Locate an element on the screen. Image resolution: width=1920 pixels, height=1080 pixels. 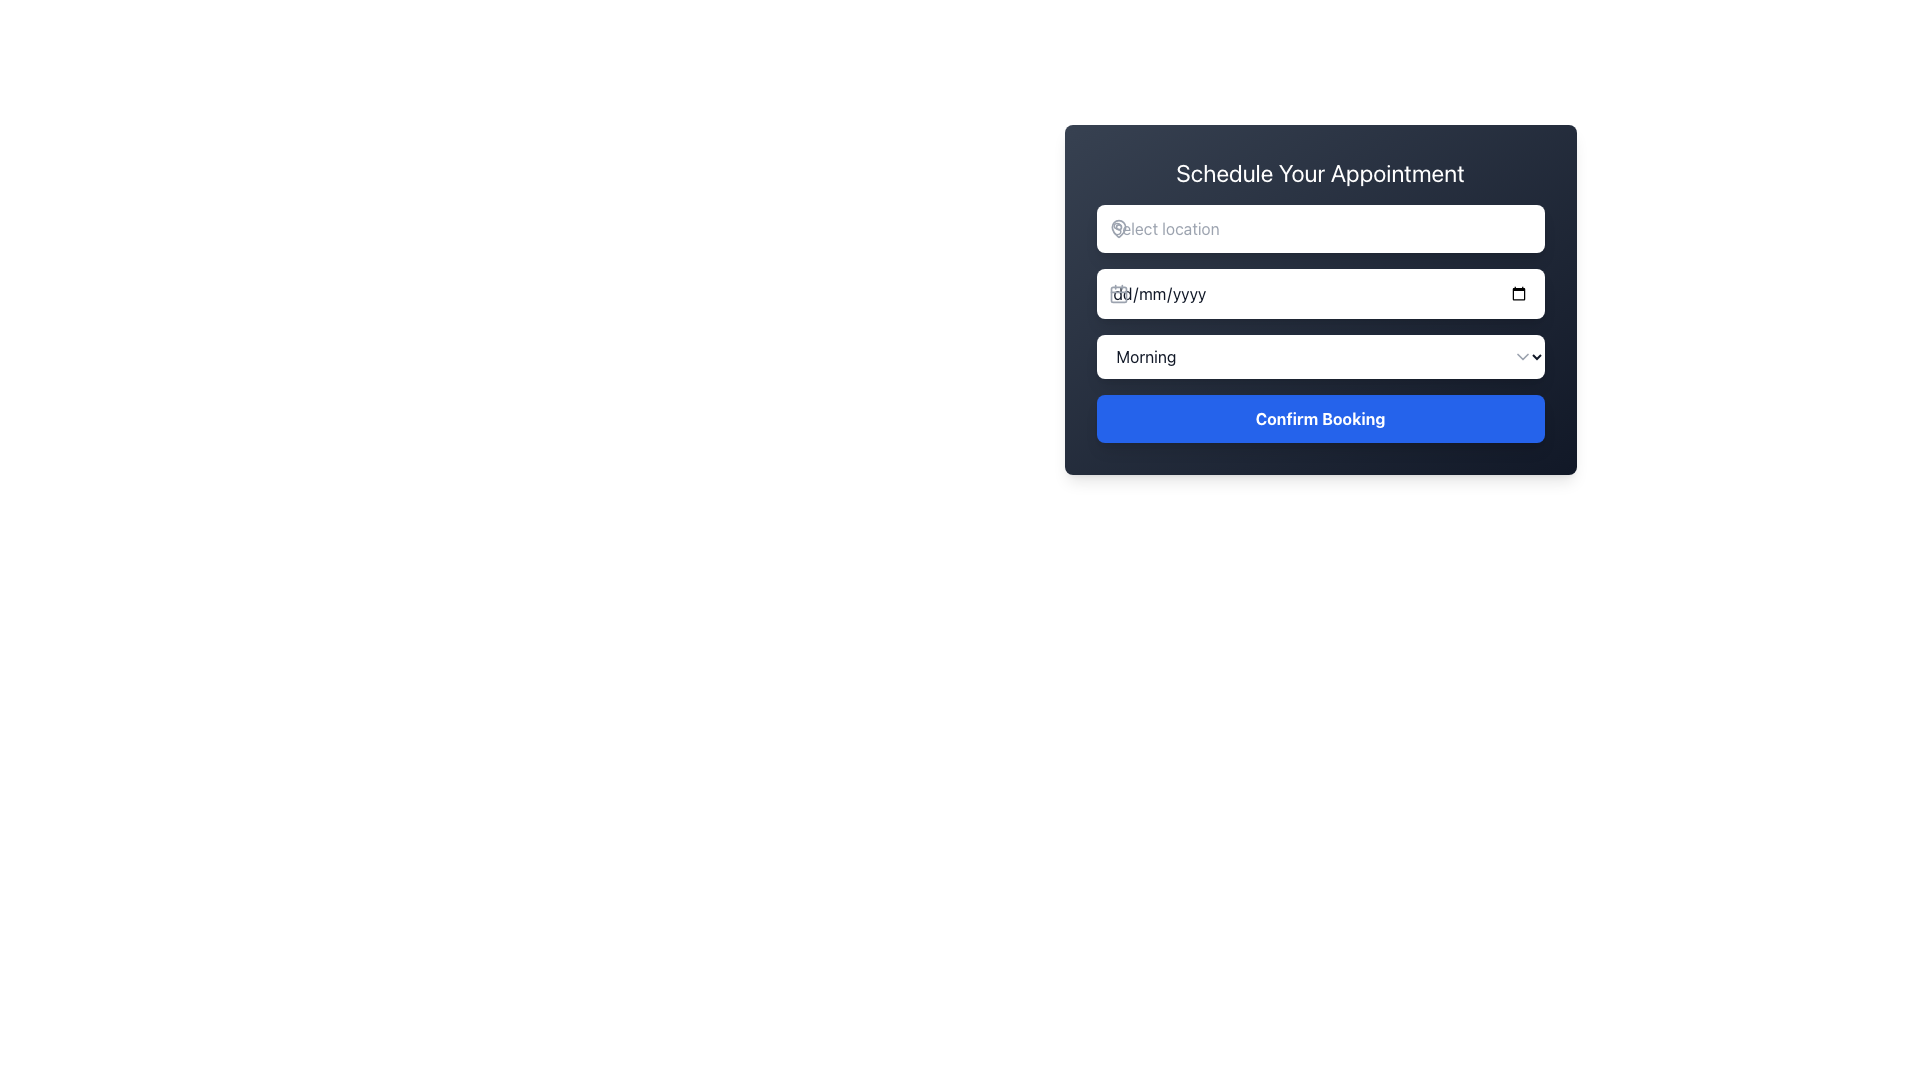
the booking confirmation button located at the bottom of the layout, which is the last interactive component after the input fields is located at coordinates (1320, 418).